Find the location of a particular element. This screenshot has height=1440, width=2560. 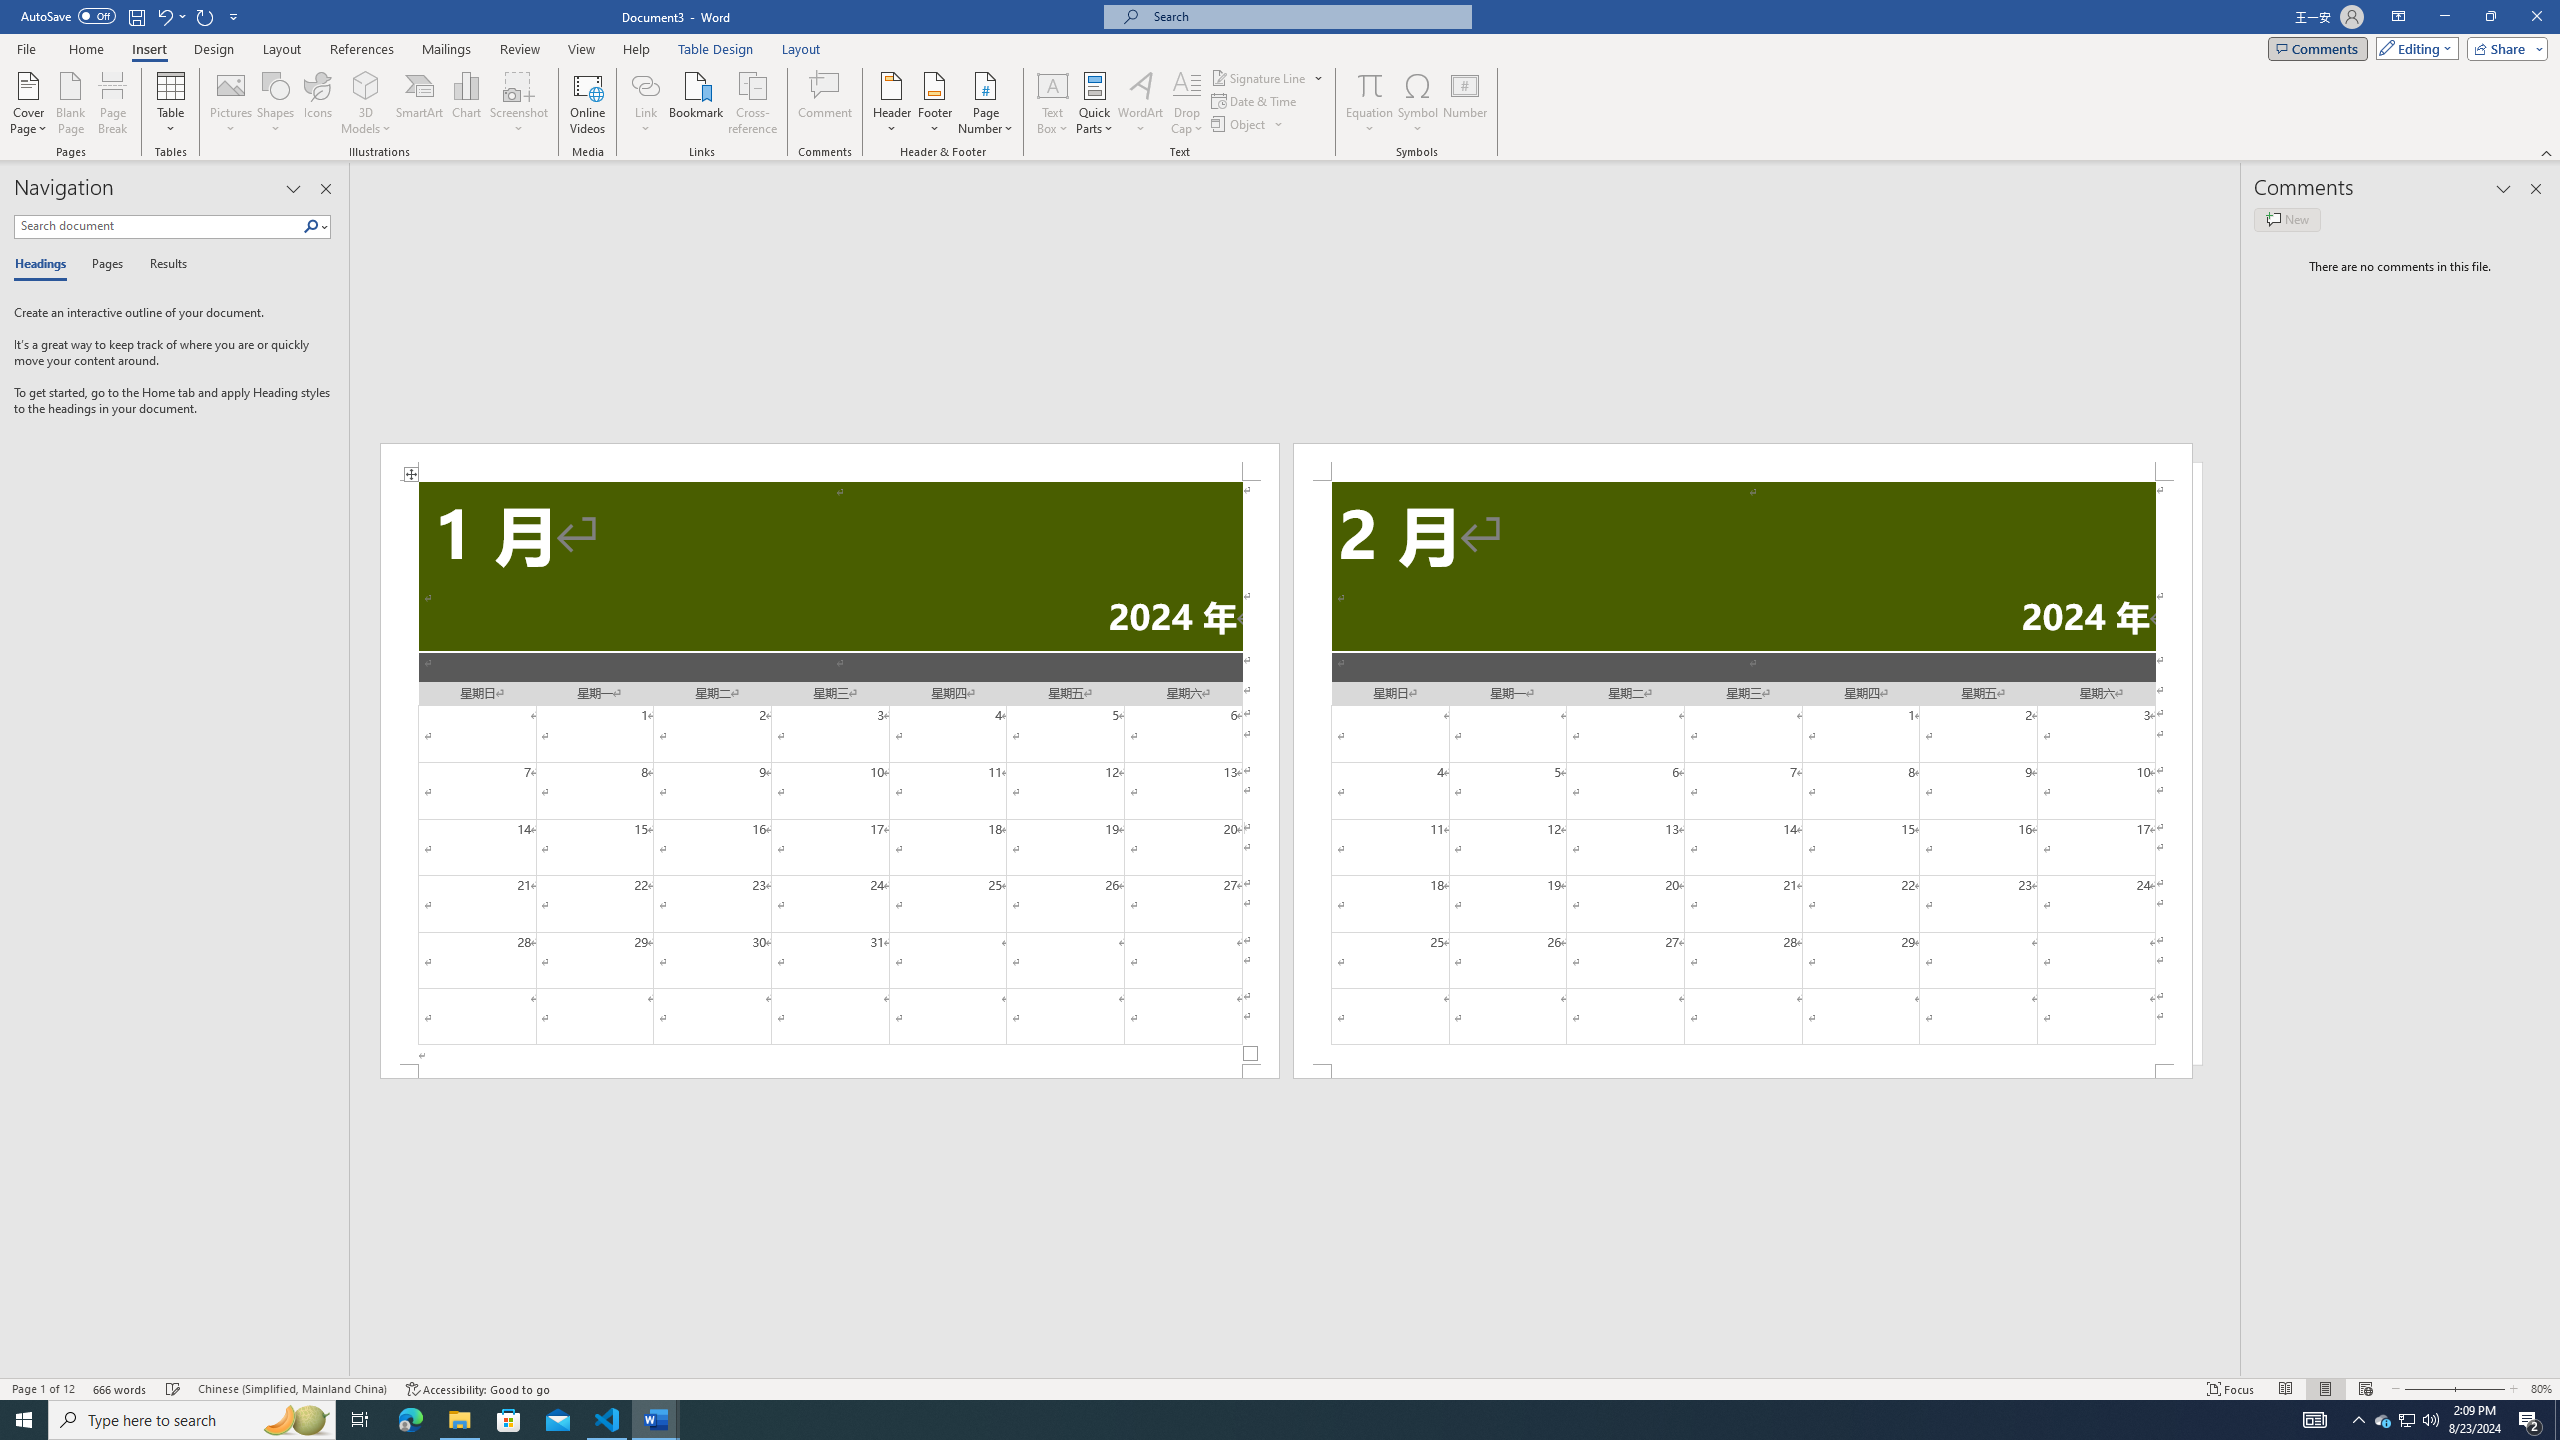

'AutoSave' is located at coordinates (69, 15).